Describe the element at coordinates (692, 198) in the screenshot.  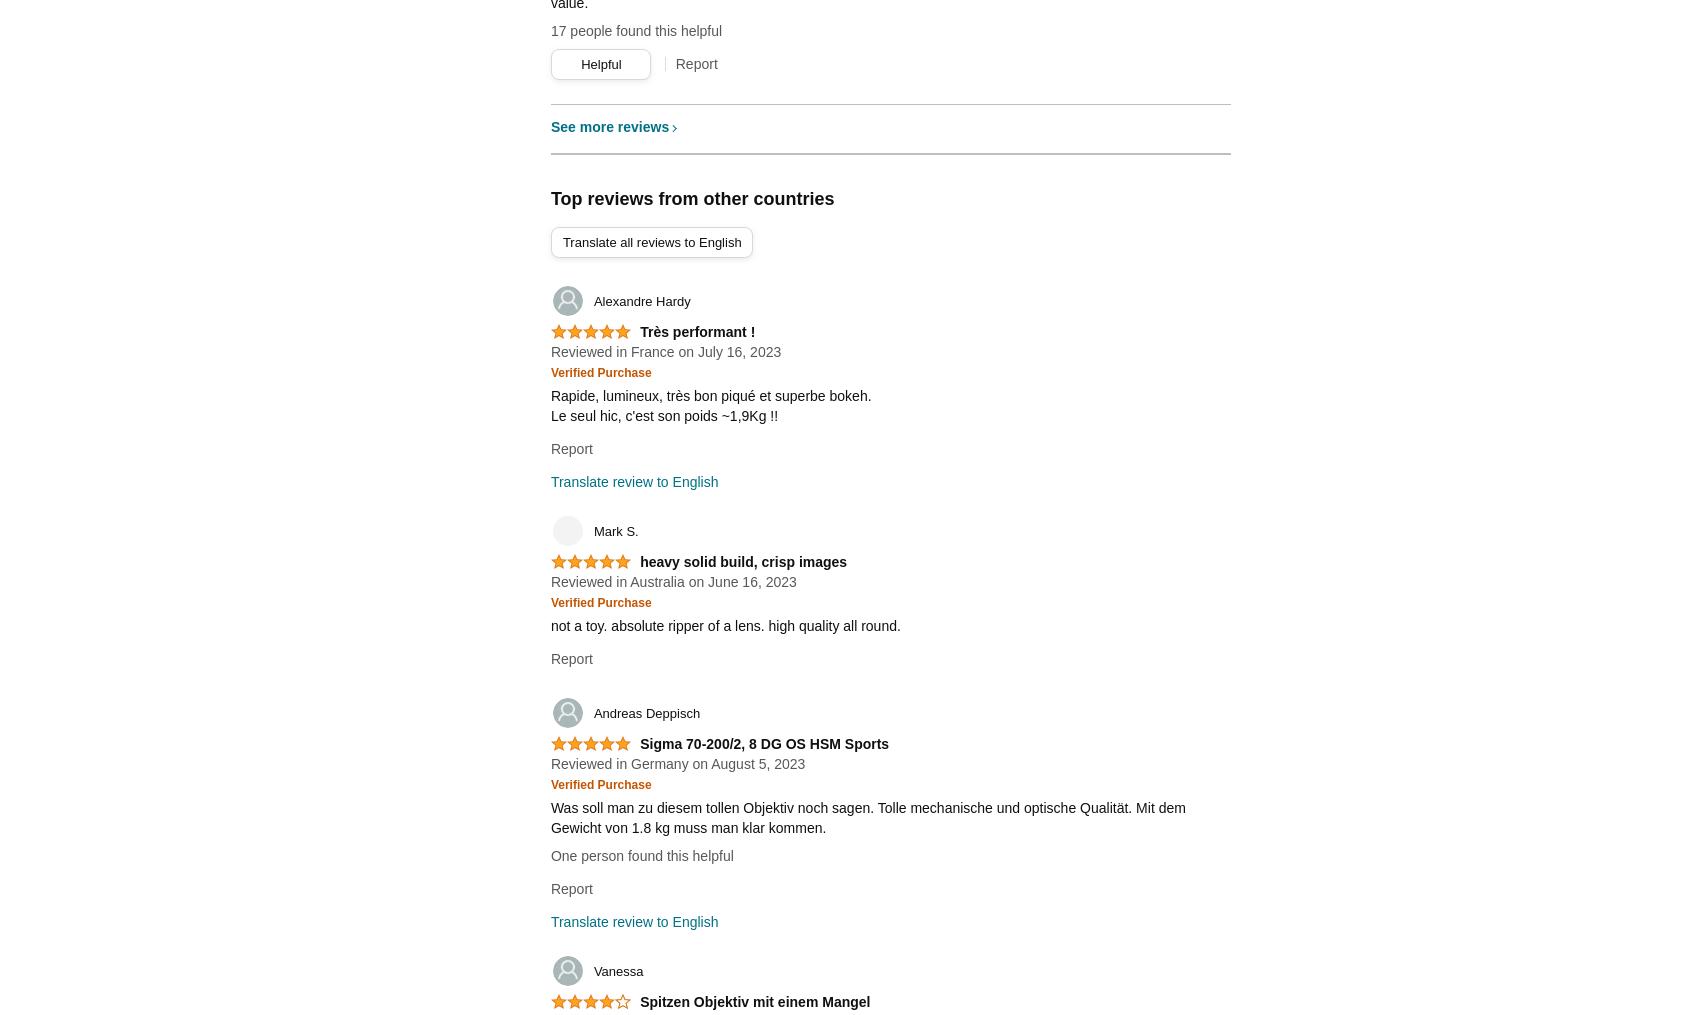
I see `'Top reviews from other countries'` at that location.